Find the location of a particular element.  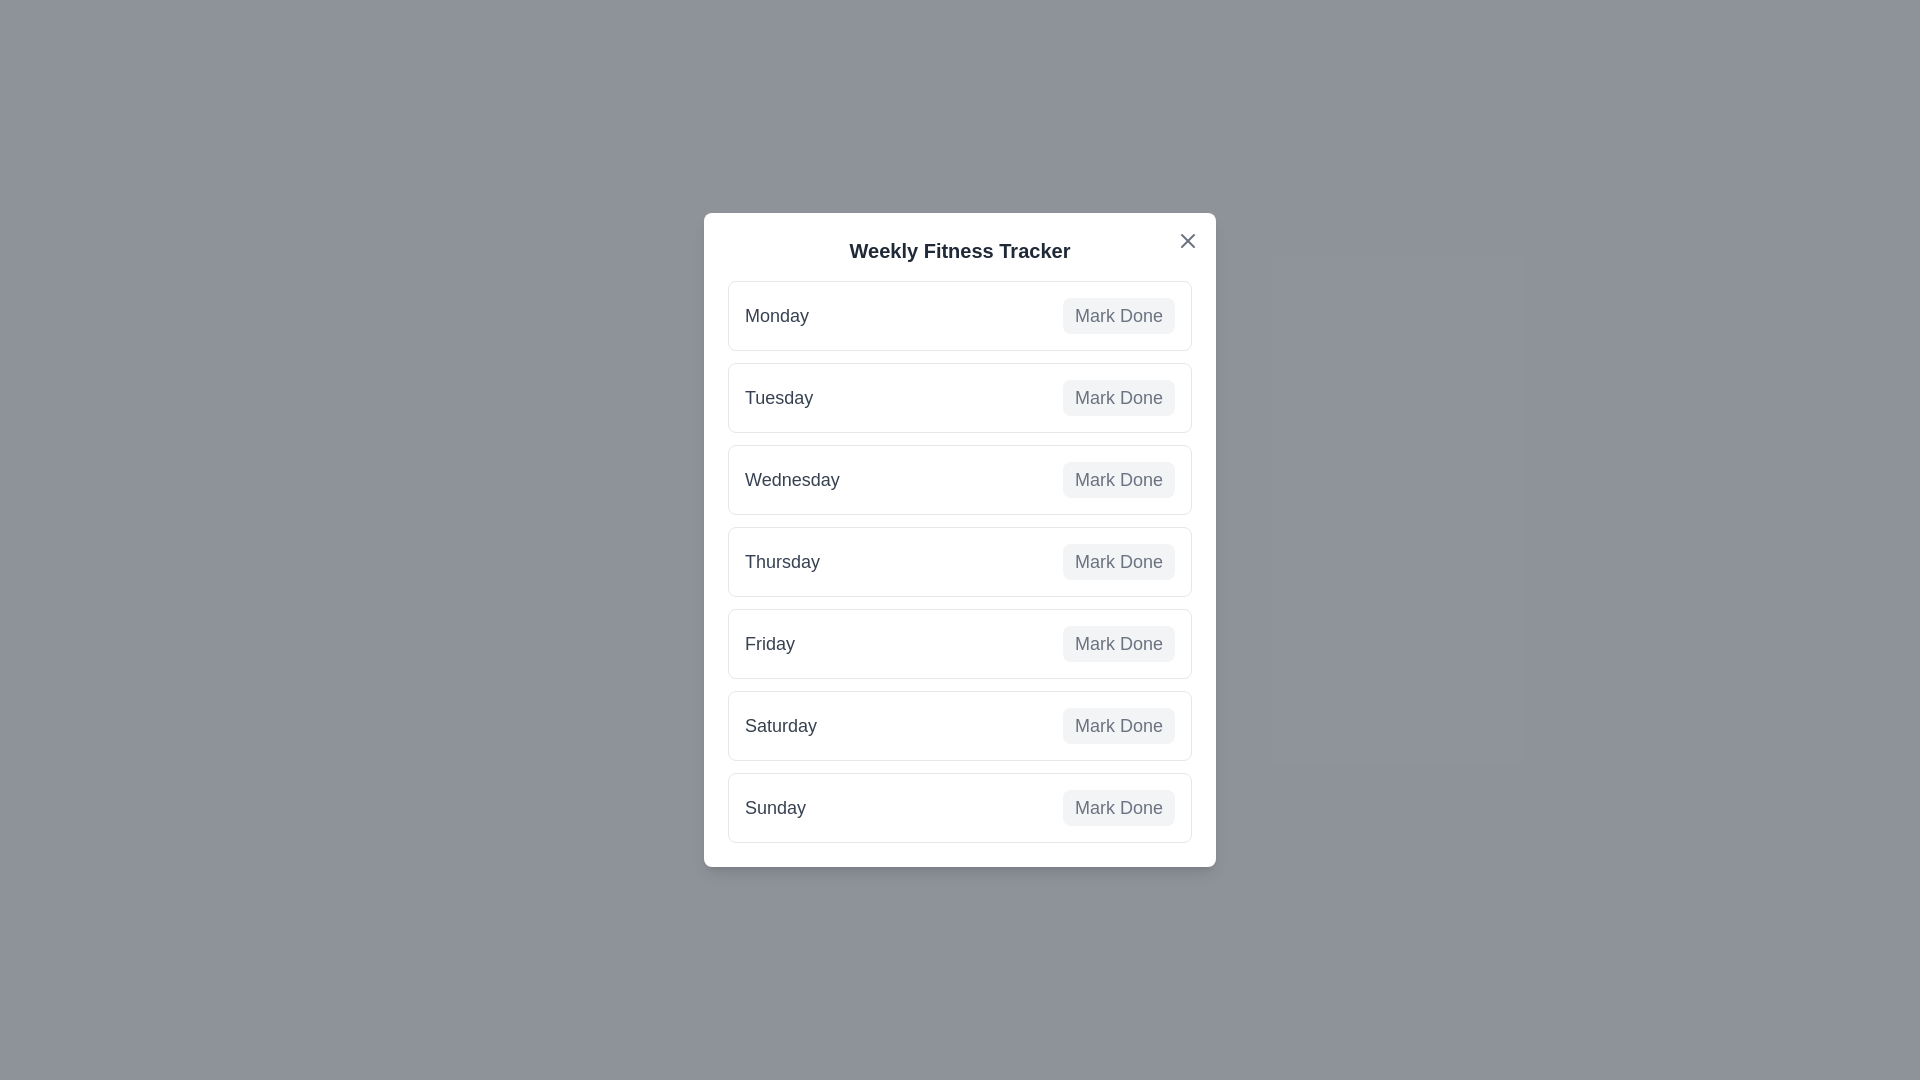

'Mark Done' button for Wednesday is located at coordinates (1117, 479).